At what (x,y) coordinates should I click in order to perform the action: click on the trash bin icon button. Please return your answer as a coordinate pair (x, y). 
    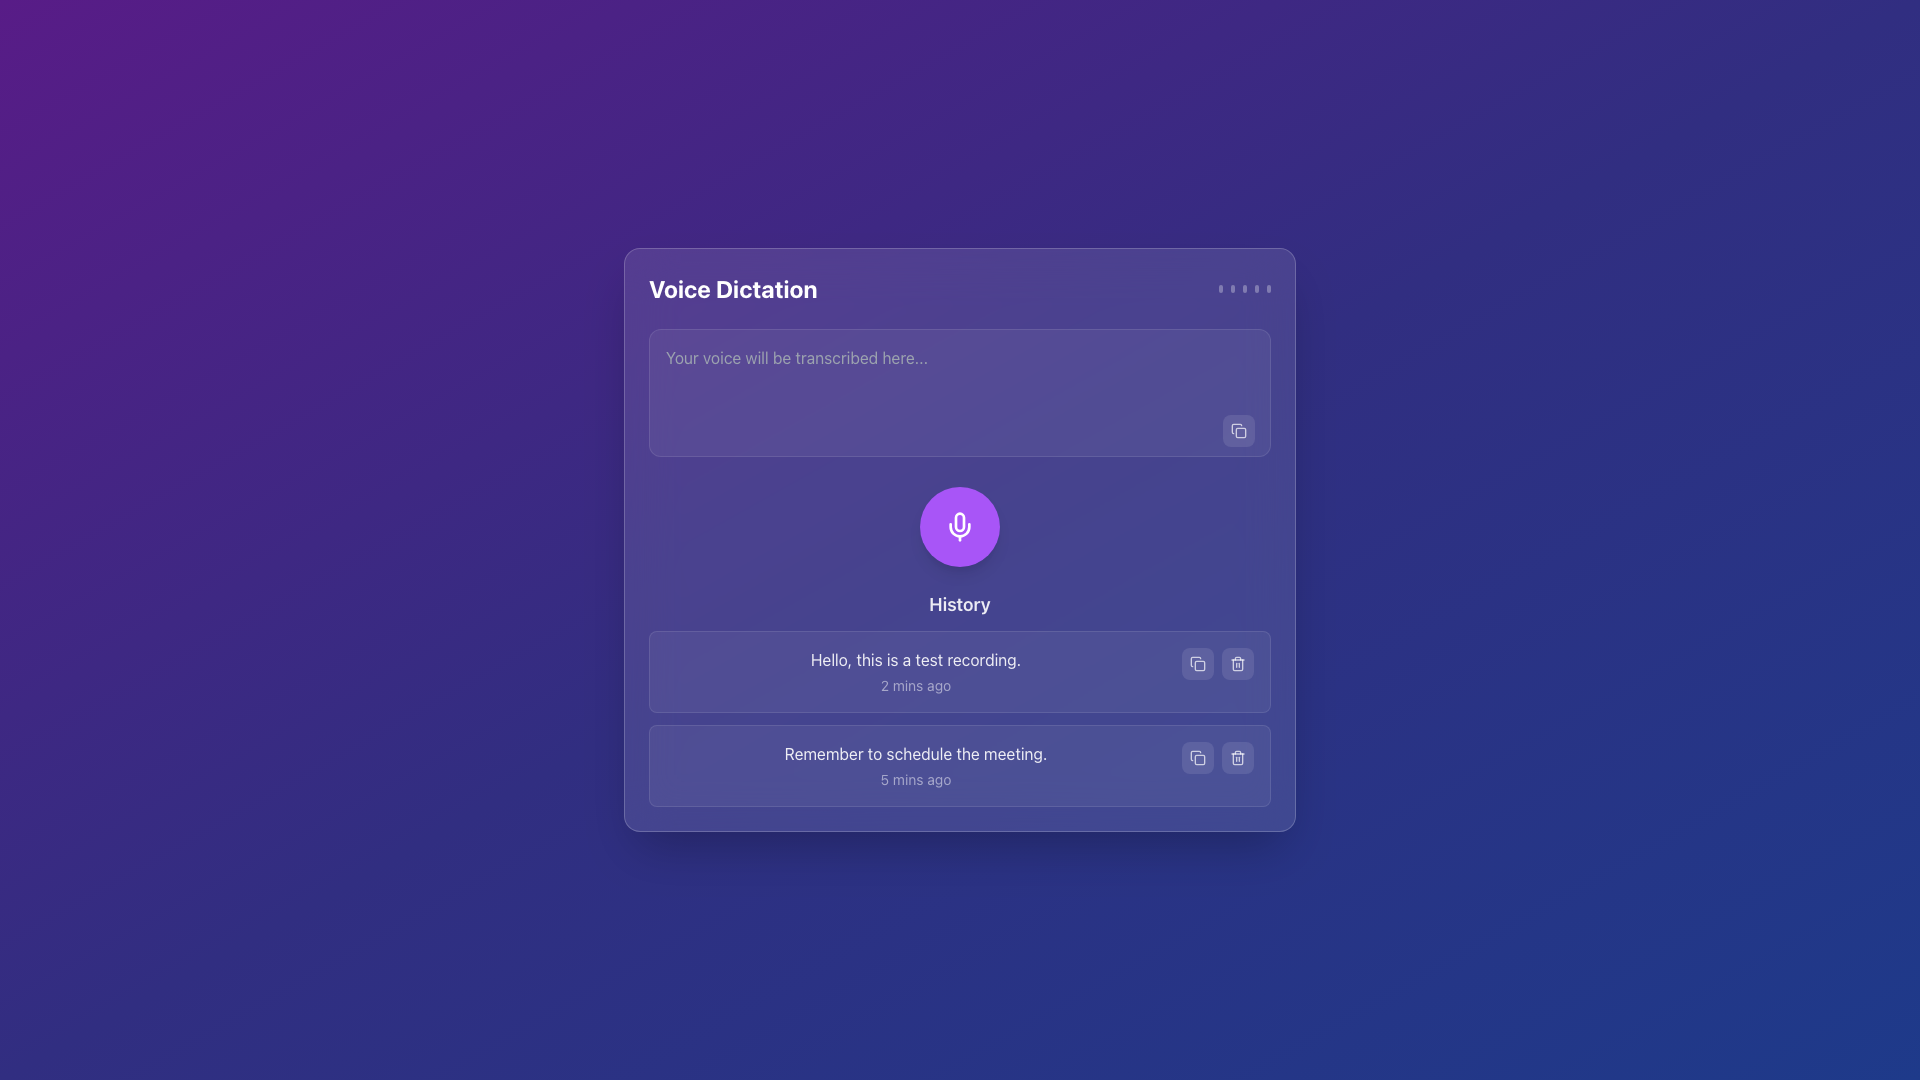
    Looking at the image, I should click on (1237, 663).